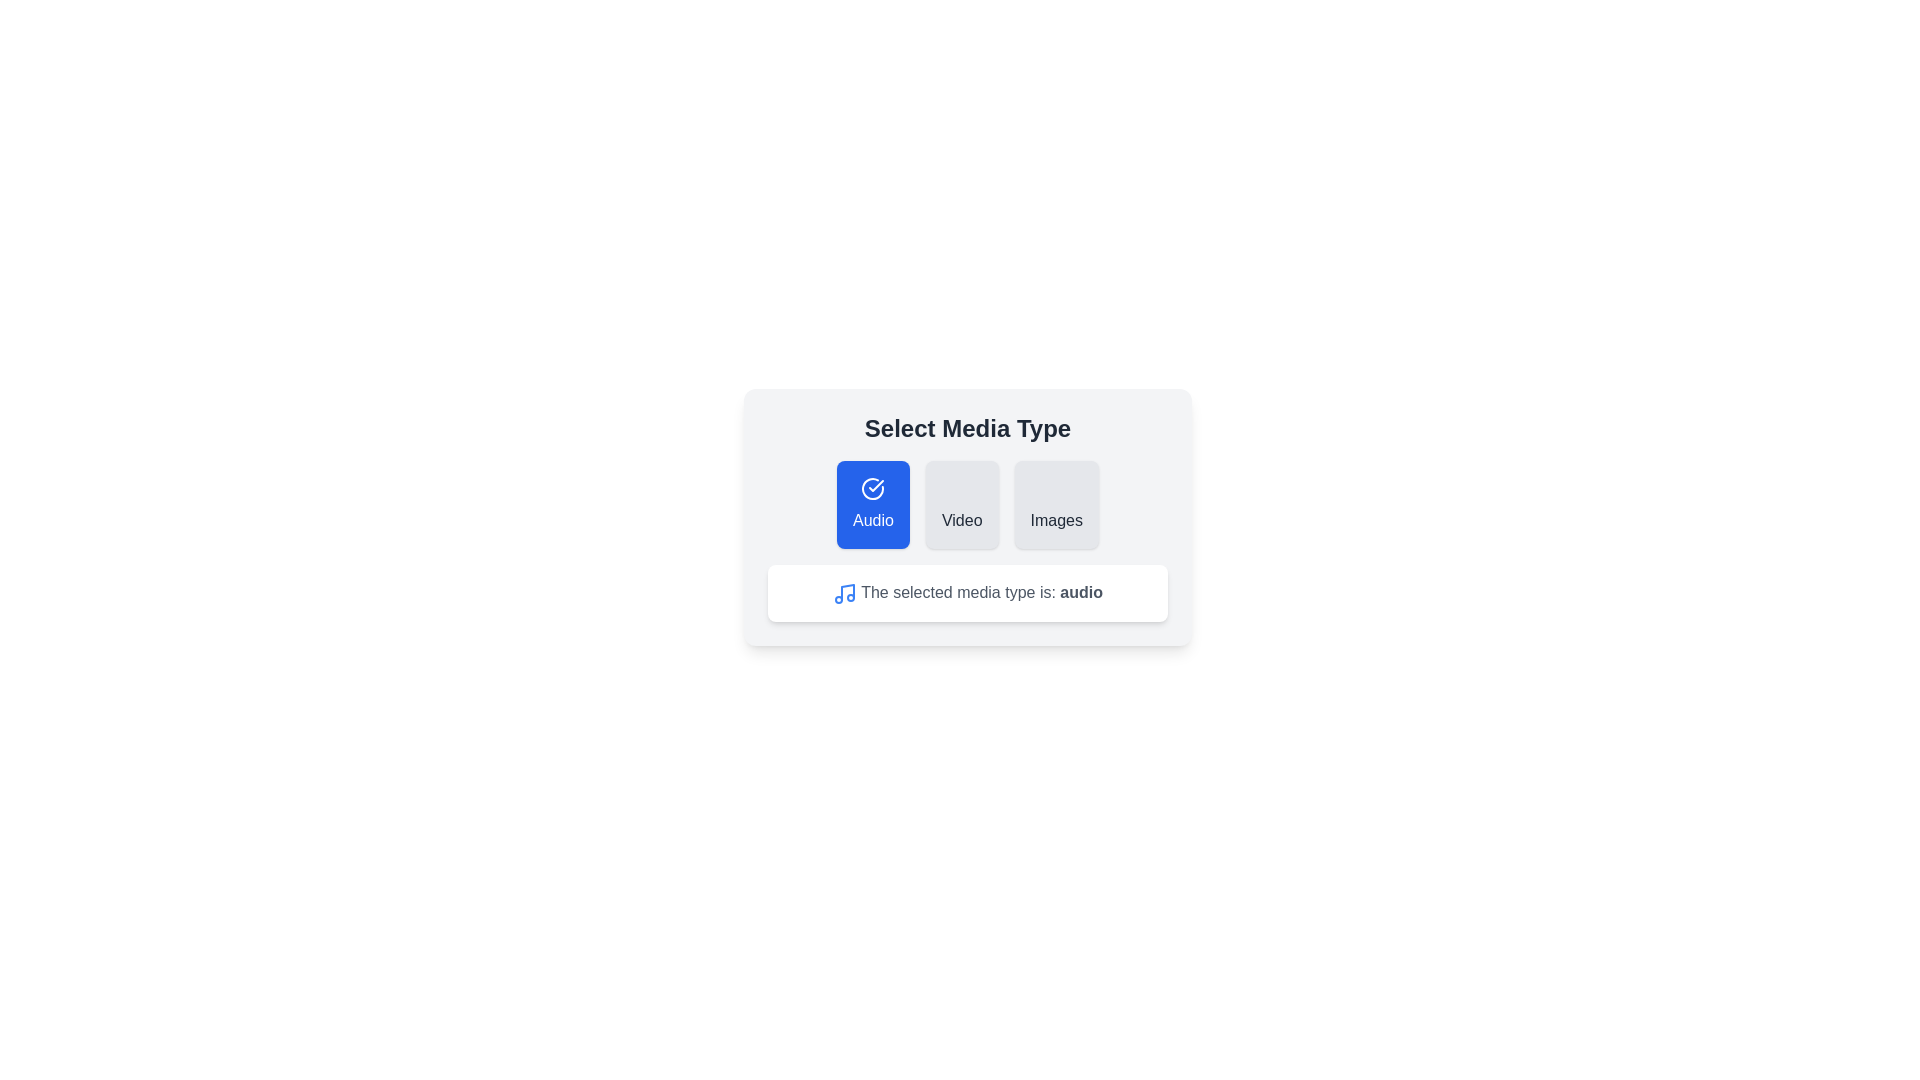  What do you see at coordinates (876, 486) in the screenshot?
I see `the checkmark icon confirming the selection of the 'Audio' media type to assist users in identifying their current choice` at bounding box center [876, 486].